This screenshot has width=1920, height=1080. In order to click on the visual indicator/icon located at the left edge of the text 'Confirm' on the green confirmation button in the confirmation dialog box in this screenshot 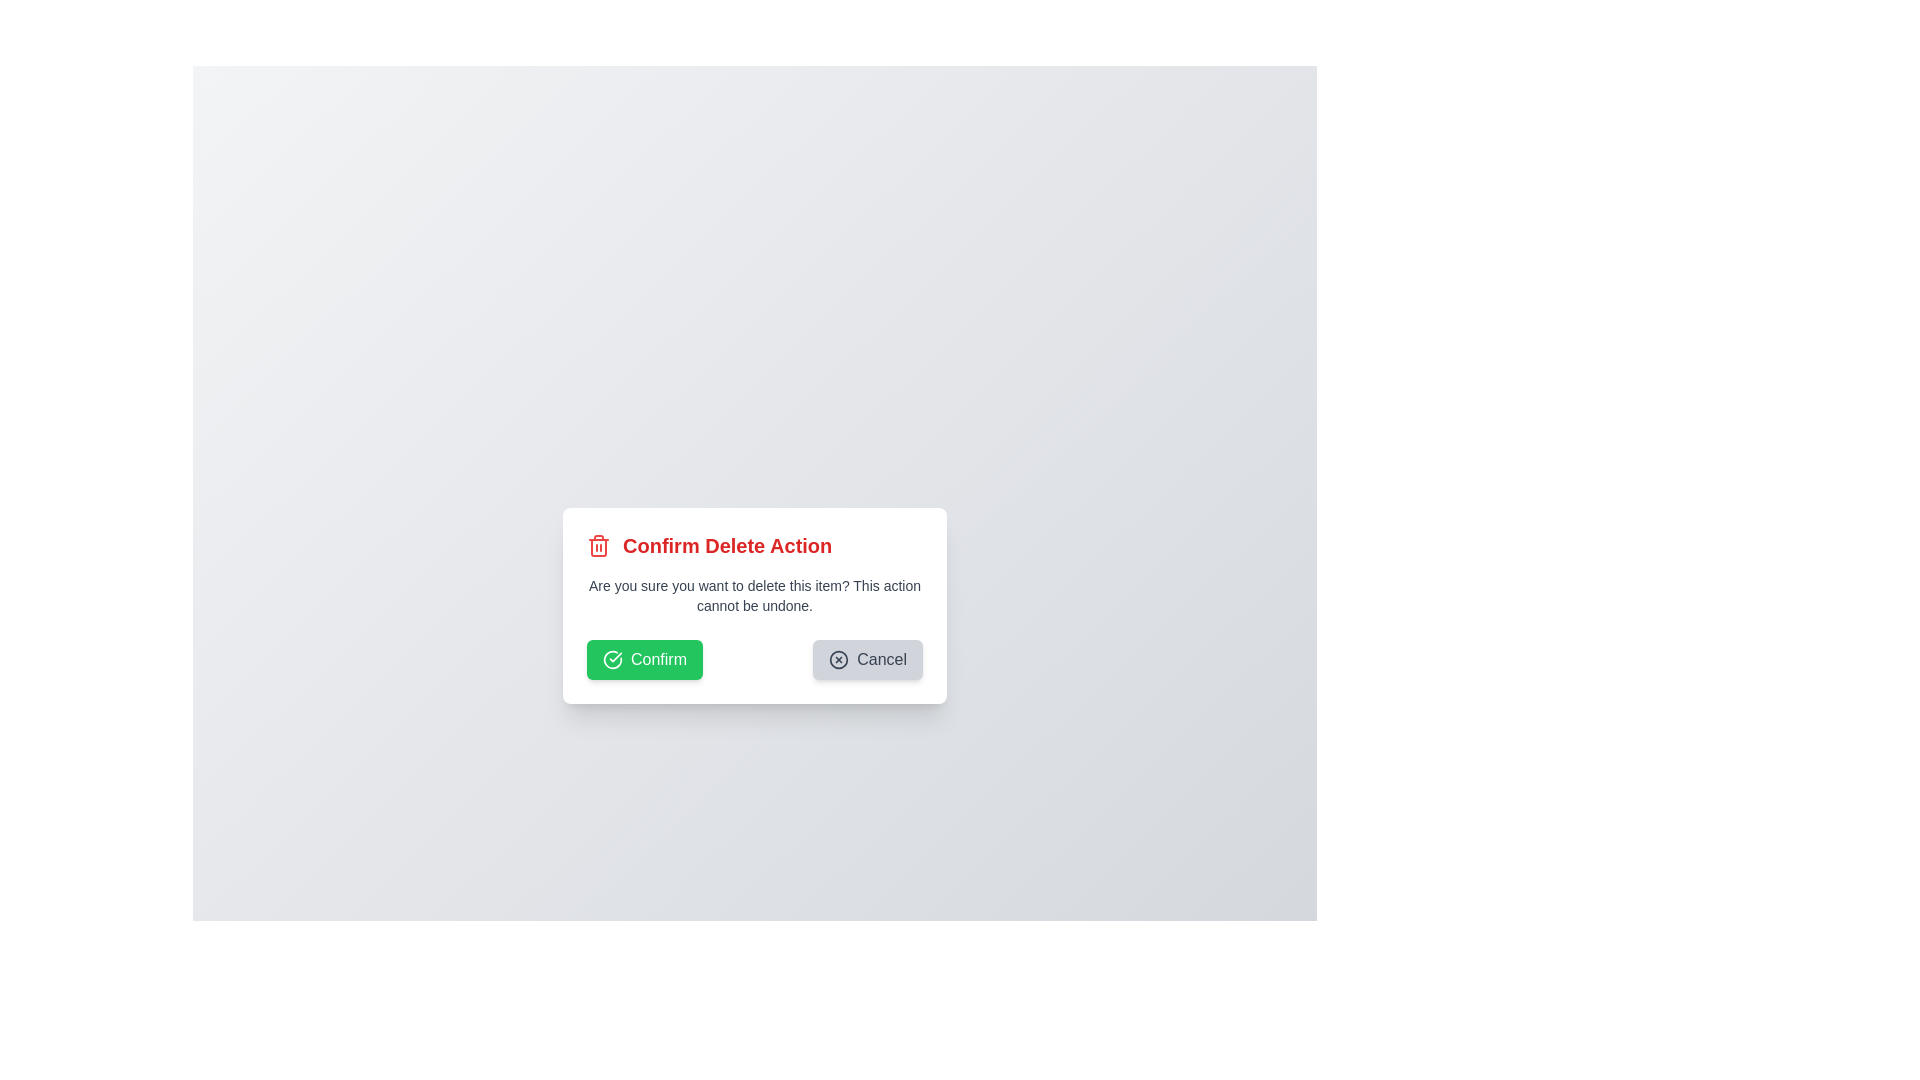, I will do `click(612, 659)`.